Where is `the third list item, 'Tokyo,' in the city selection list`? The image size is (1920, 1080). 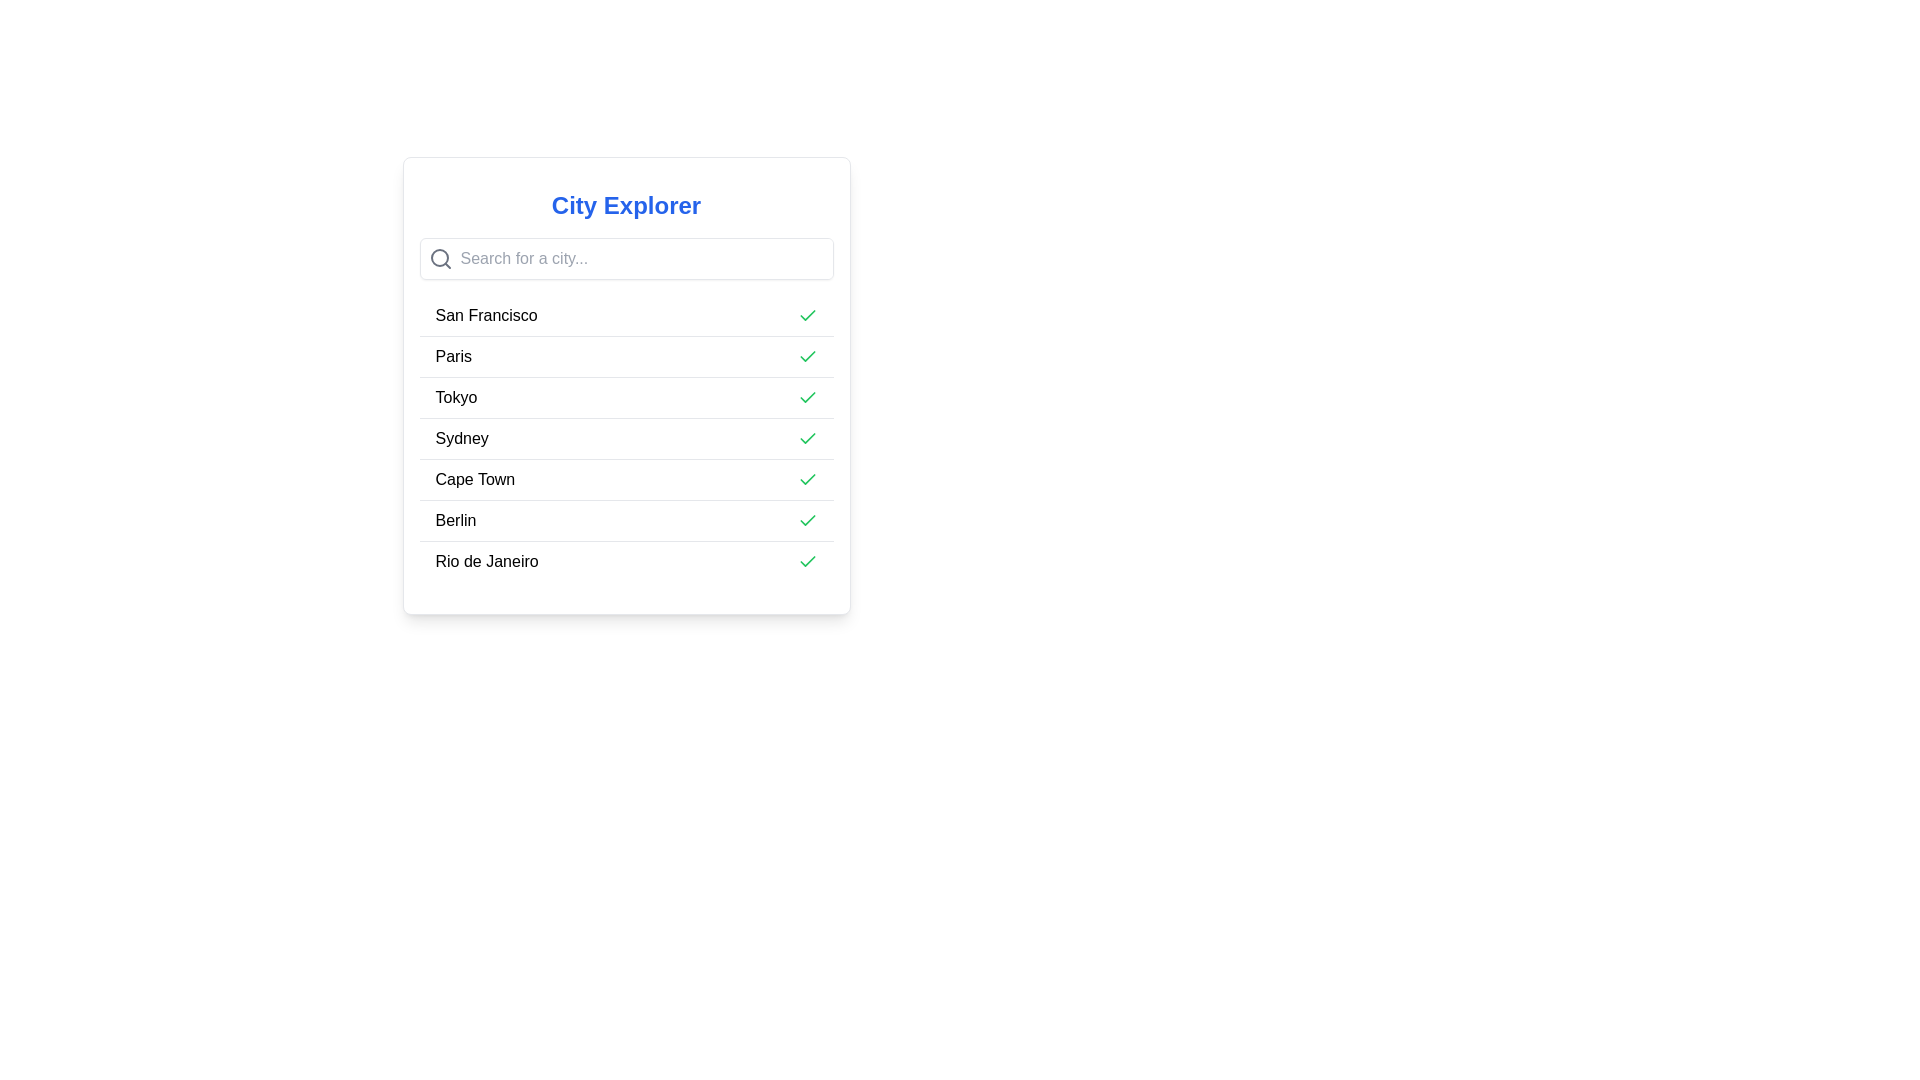
the third list item, 'Tokyo,' in the city selection list is located at coordinates (625, 385).